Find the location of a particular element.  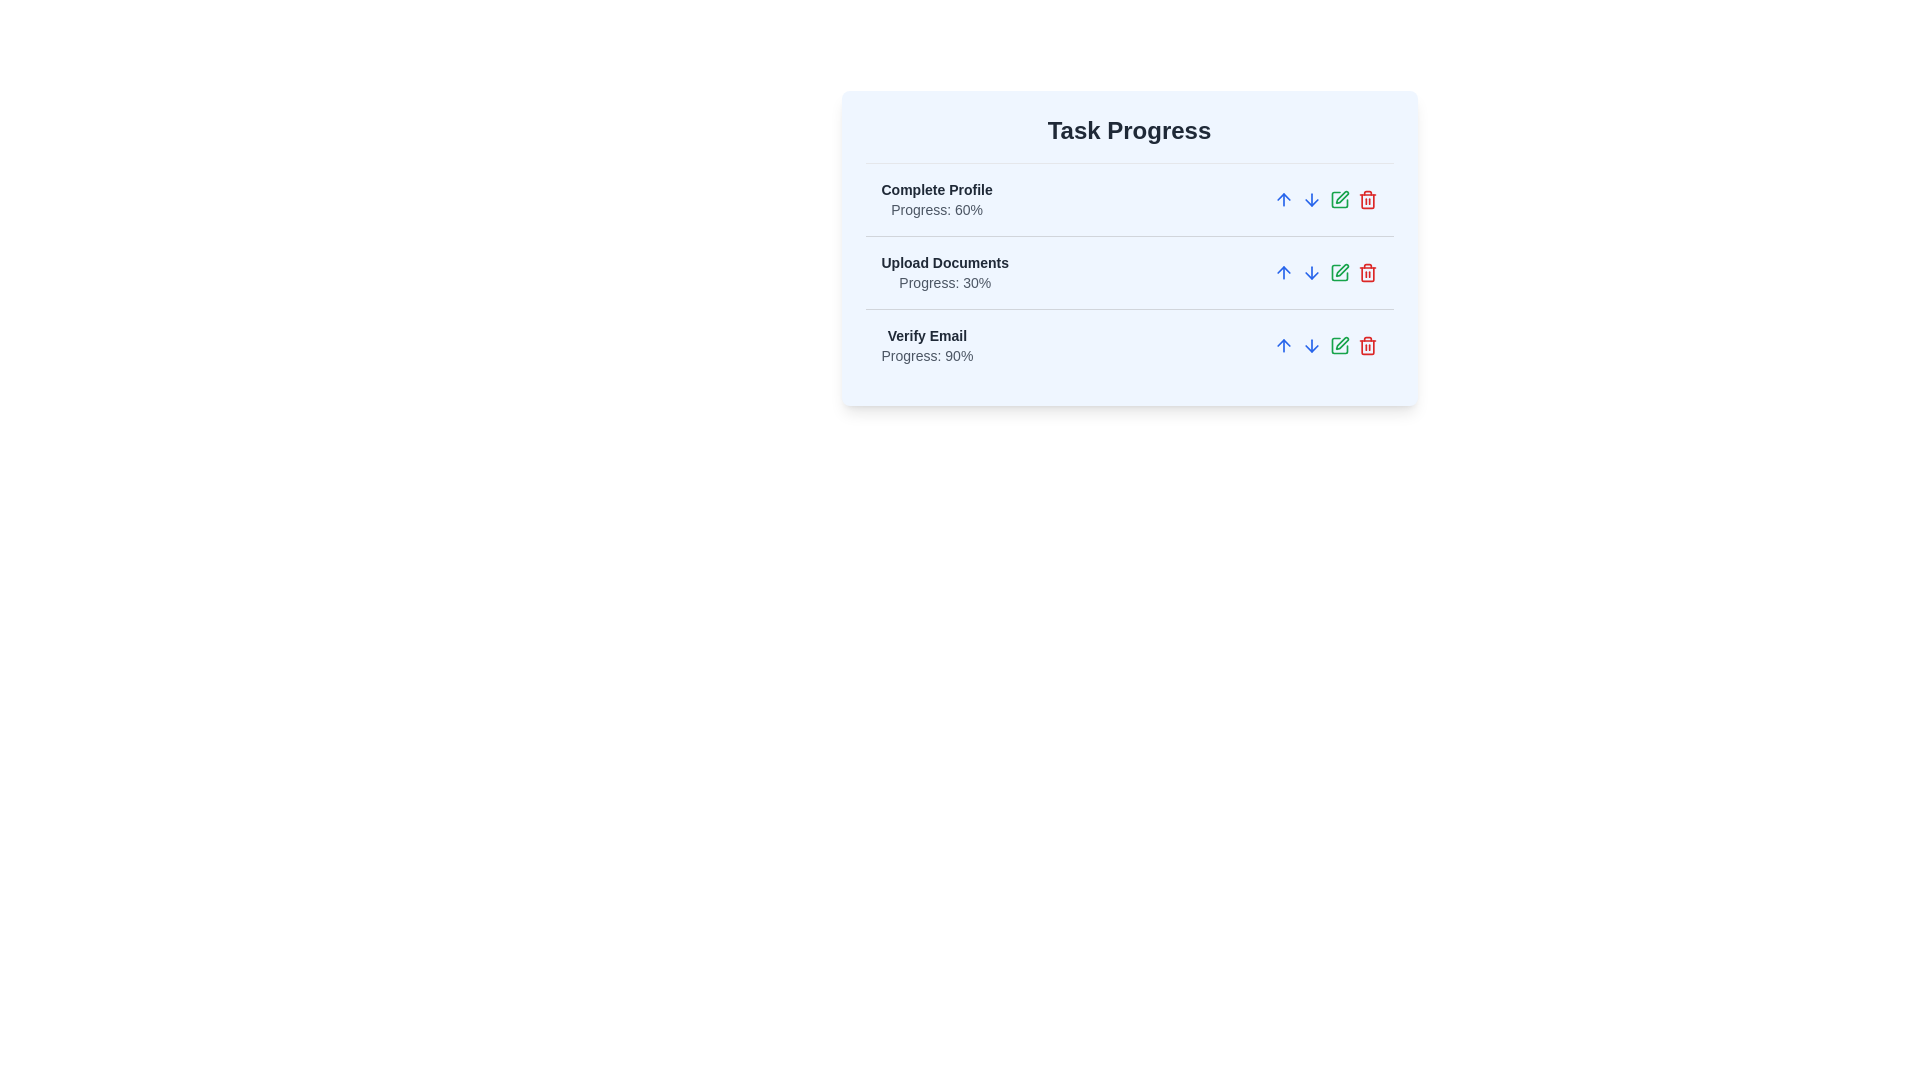

the upward movement button in the task progress area is located at coordinates (1283, 200).